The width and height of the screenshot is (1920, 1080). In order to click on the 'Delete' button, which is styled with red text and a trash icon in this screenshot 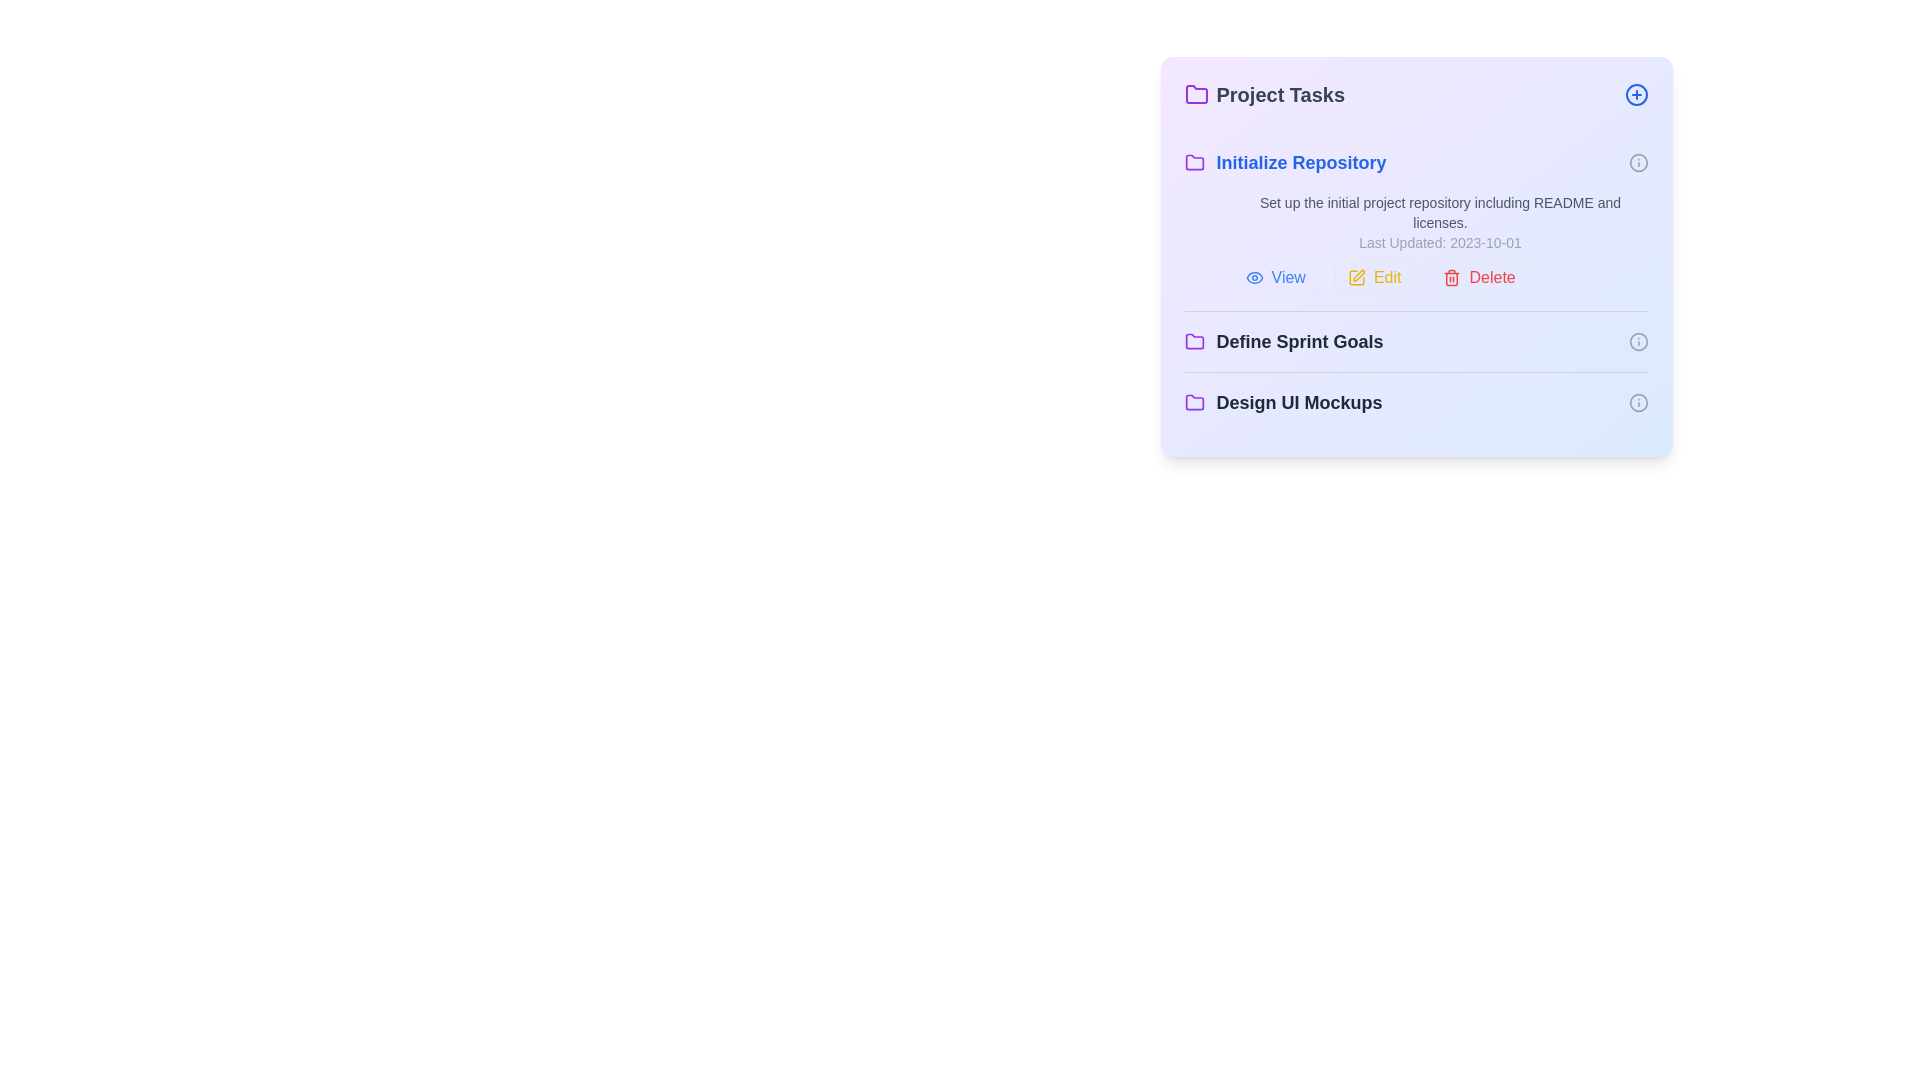, I will do `click(1479, 277)`.